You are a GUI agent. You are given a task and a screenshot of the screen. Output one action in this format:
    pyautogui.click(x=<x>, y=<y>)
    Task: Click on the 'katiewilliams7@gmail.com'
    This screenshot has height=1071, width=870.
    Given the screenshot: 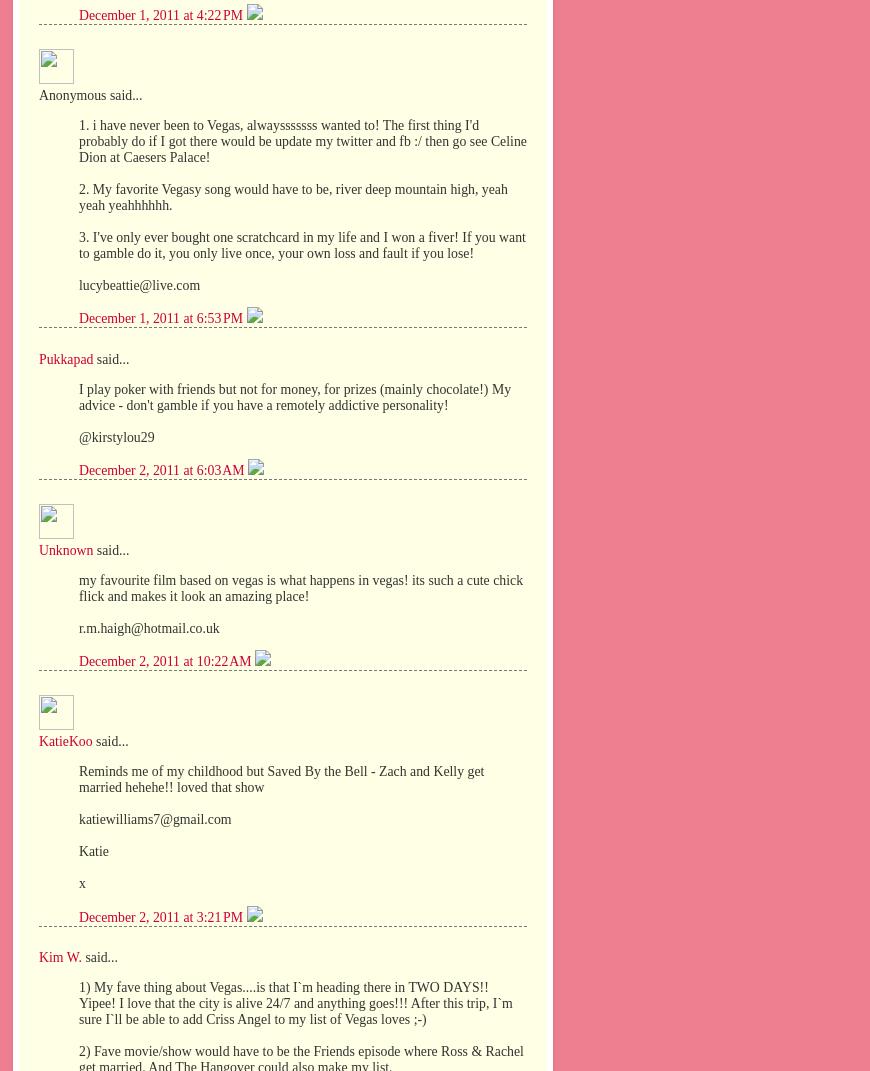 What is the action you would take?
    pyautogui.click(x=77, y=817)
    